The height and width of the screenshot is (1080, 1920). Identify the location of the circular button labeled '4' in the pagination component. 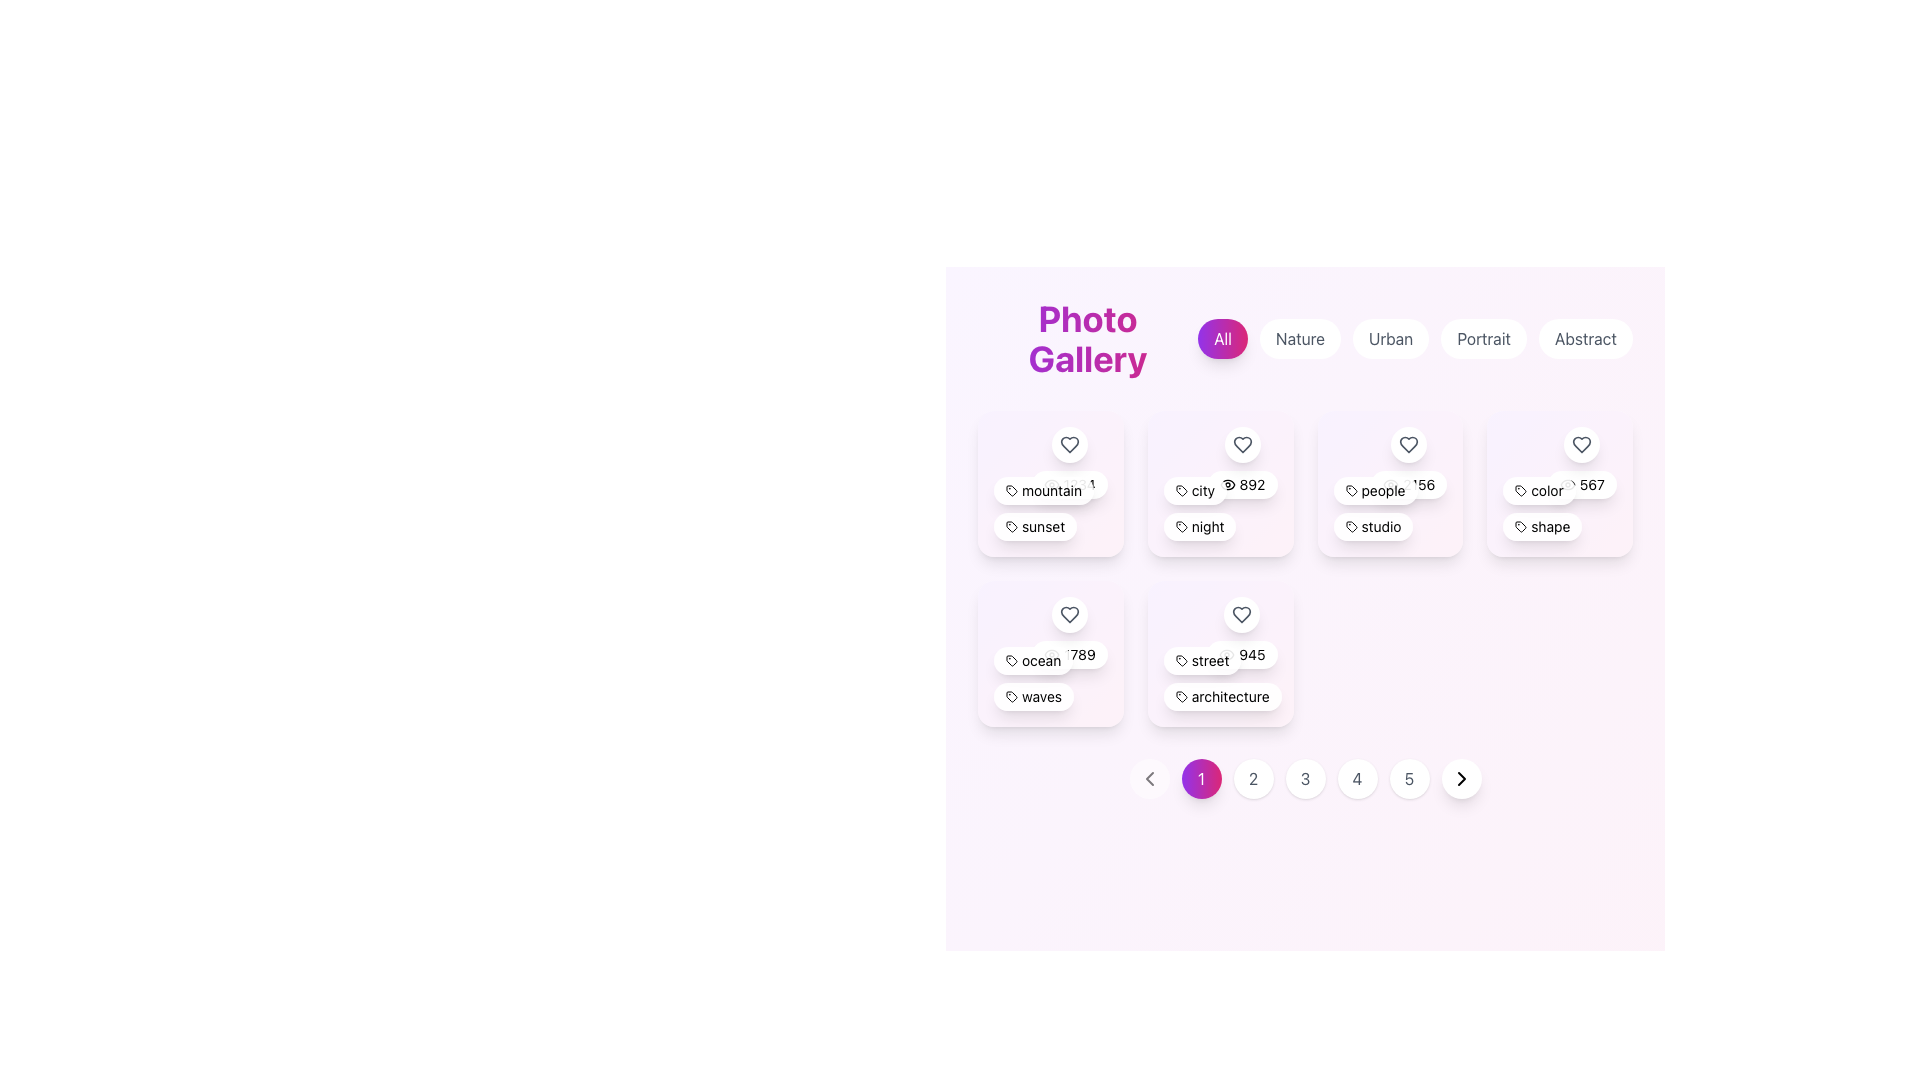
(1357, 777).